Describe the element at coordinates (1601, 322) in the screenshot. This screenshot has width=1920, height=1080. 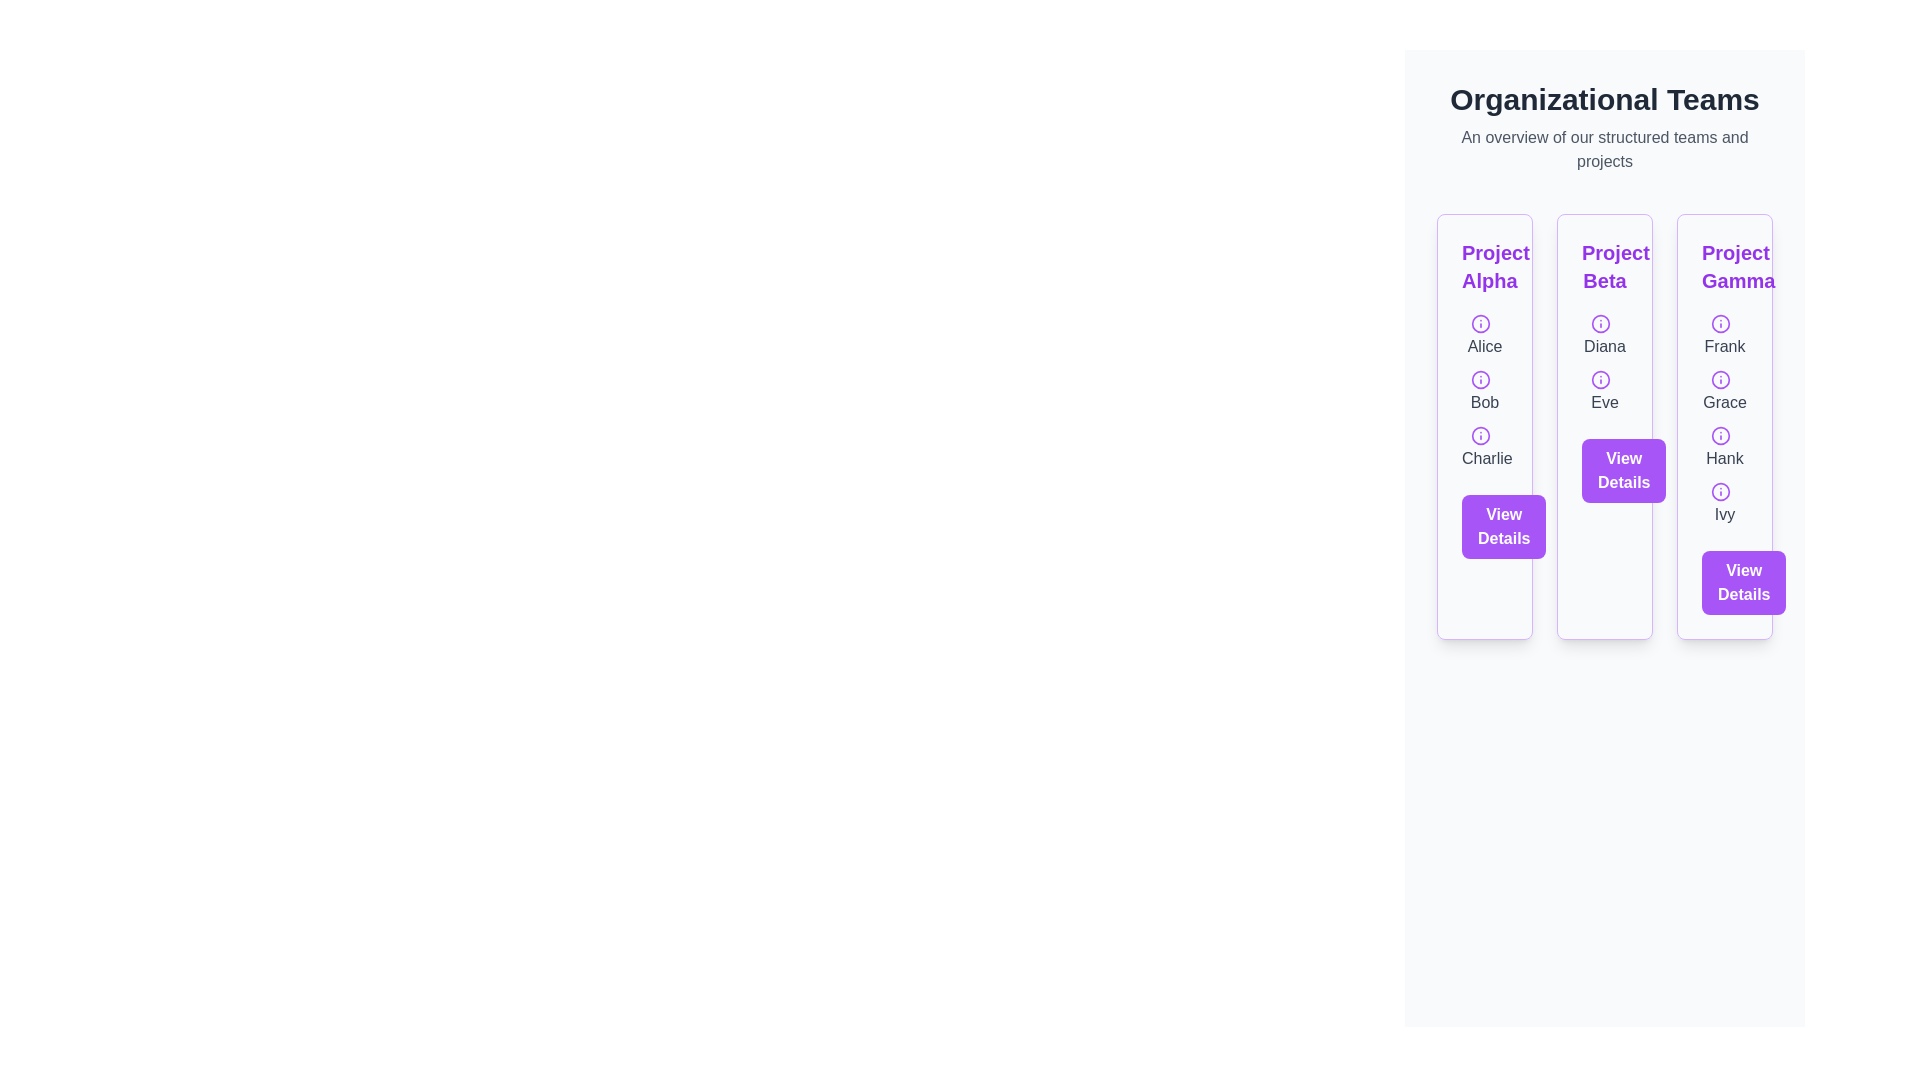
I see `the information icon with a purple circular outline and a lowercase 'i' in the center, located in the second column titled 'Project Beta'` at that location.